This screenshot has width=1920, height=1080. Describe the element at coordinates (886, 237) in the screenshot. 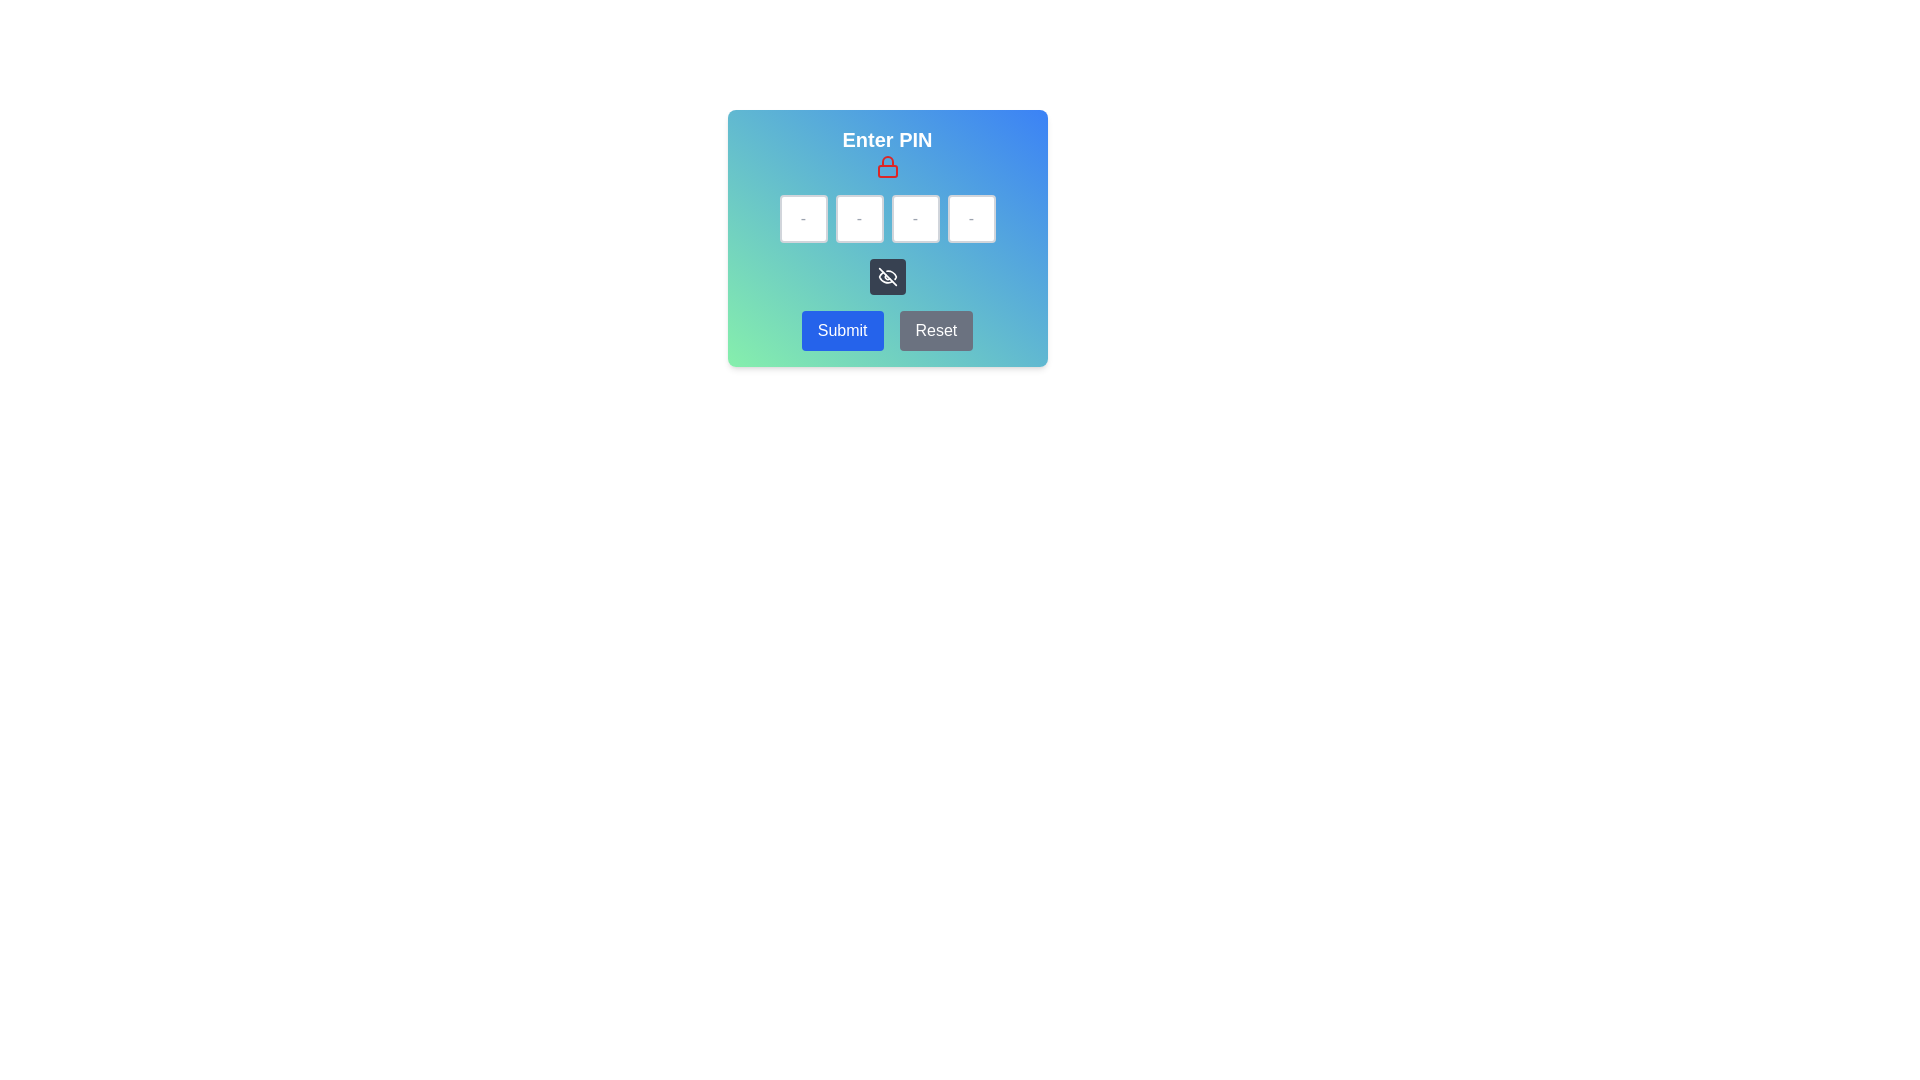

I see `the Visibility toggle button` at that location.